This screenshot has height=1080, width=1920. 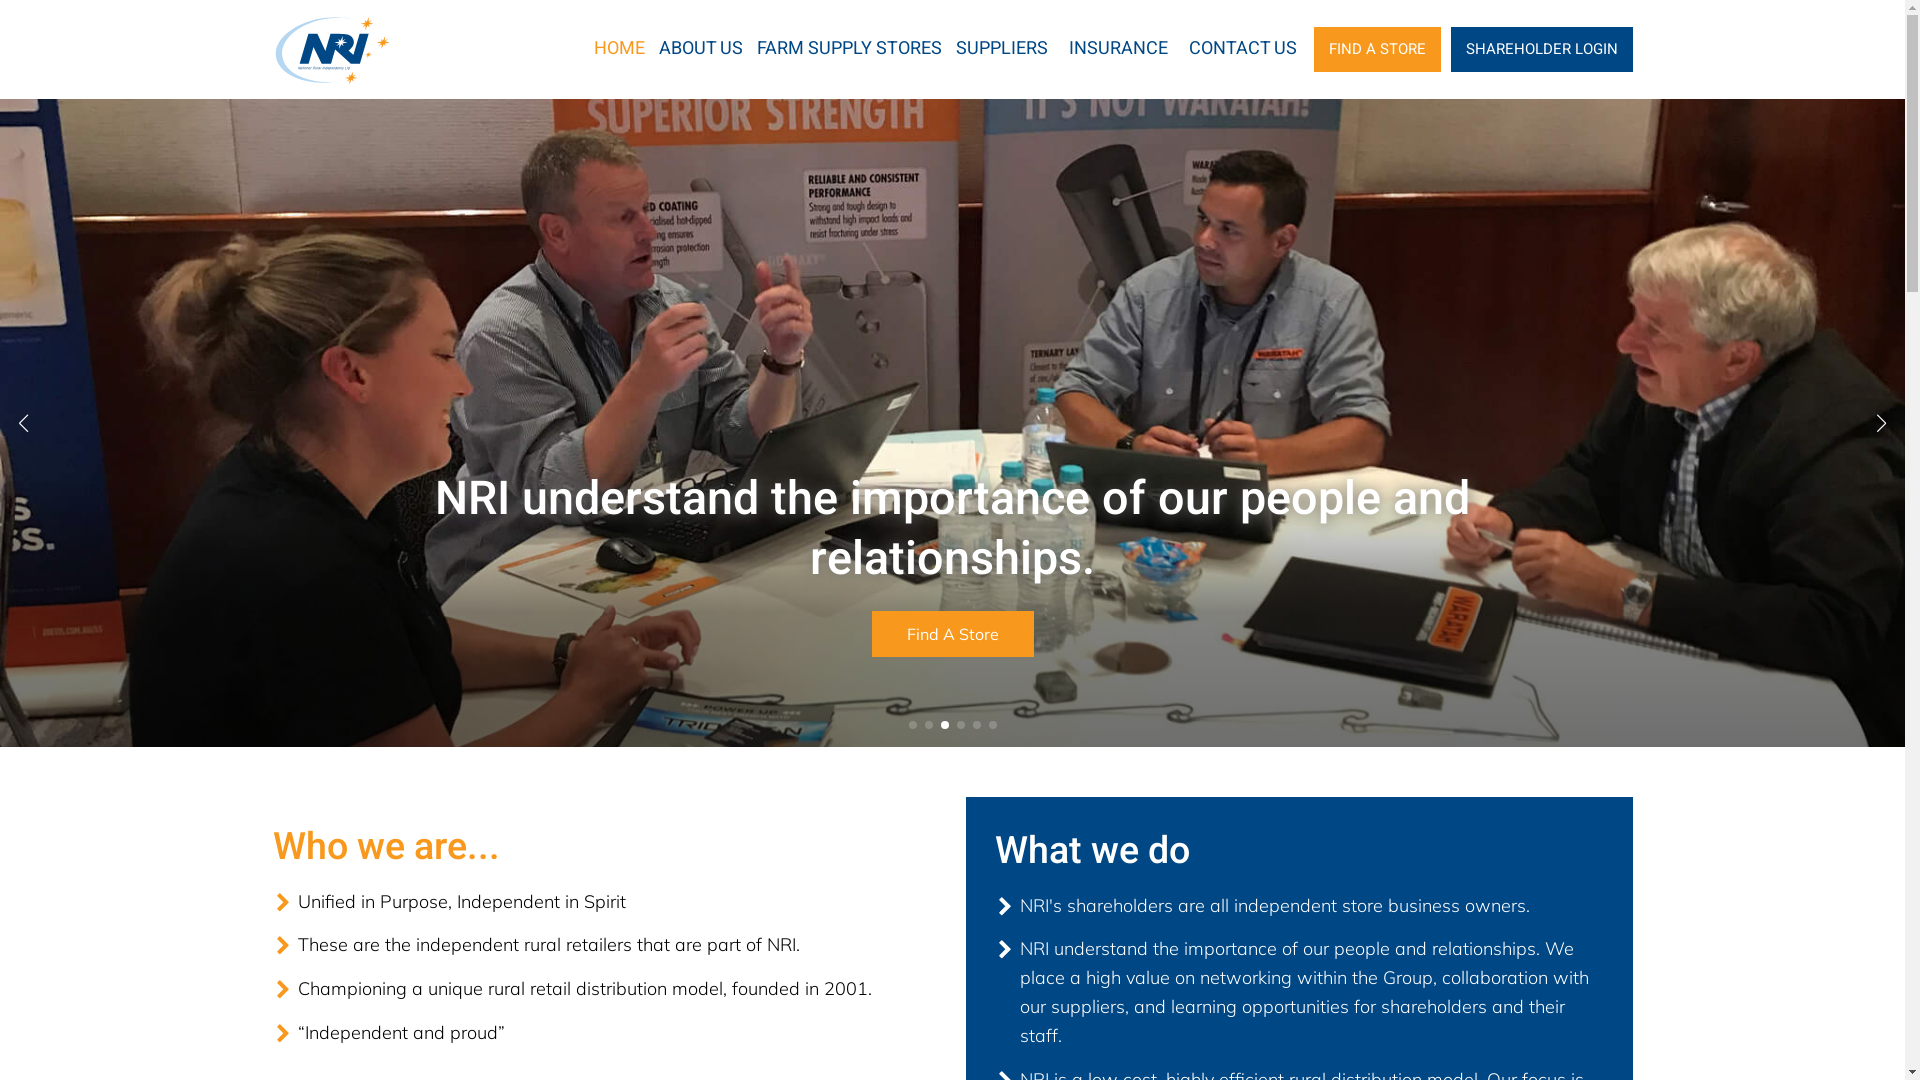 What do you see at coordinates (700, 48) in the screenshot?
I see `'ABOUT US'` at bounding box center [700, 48].